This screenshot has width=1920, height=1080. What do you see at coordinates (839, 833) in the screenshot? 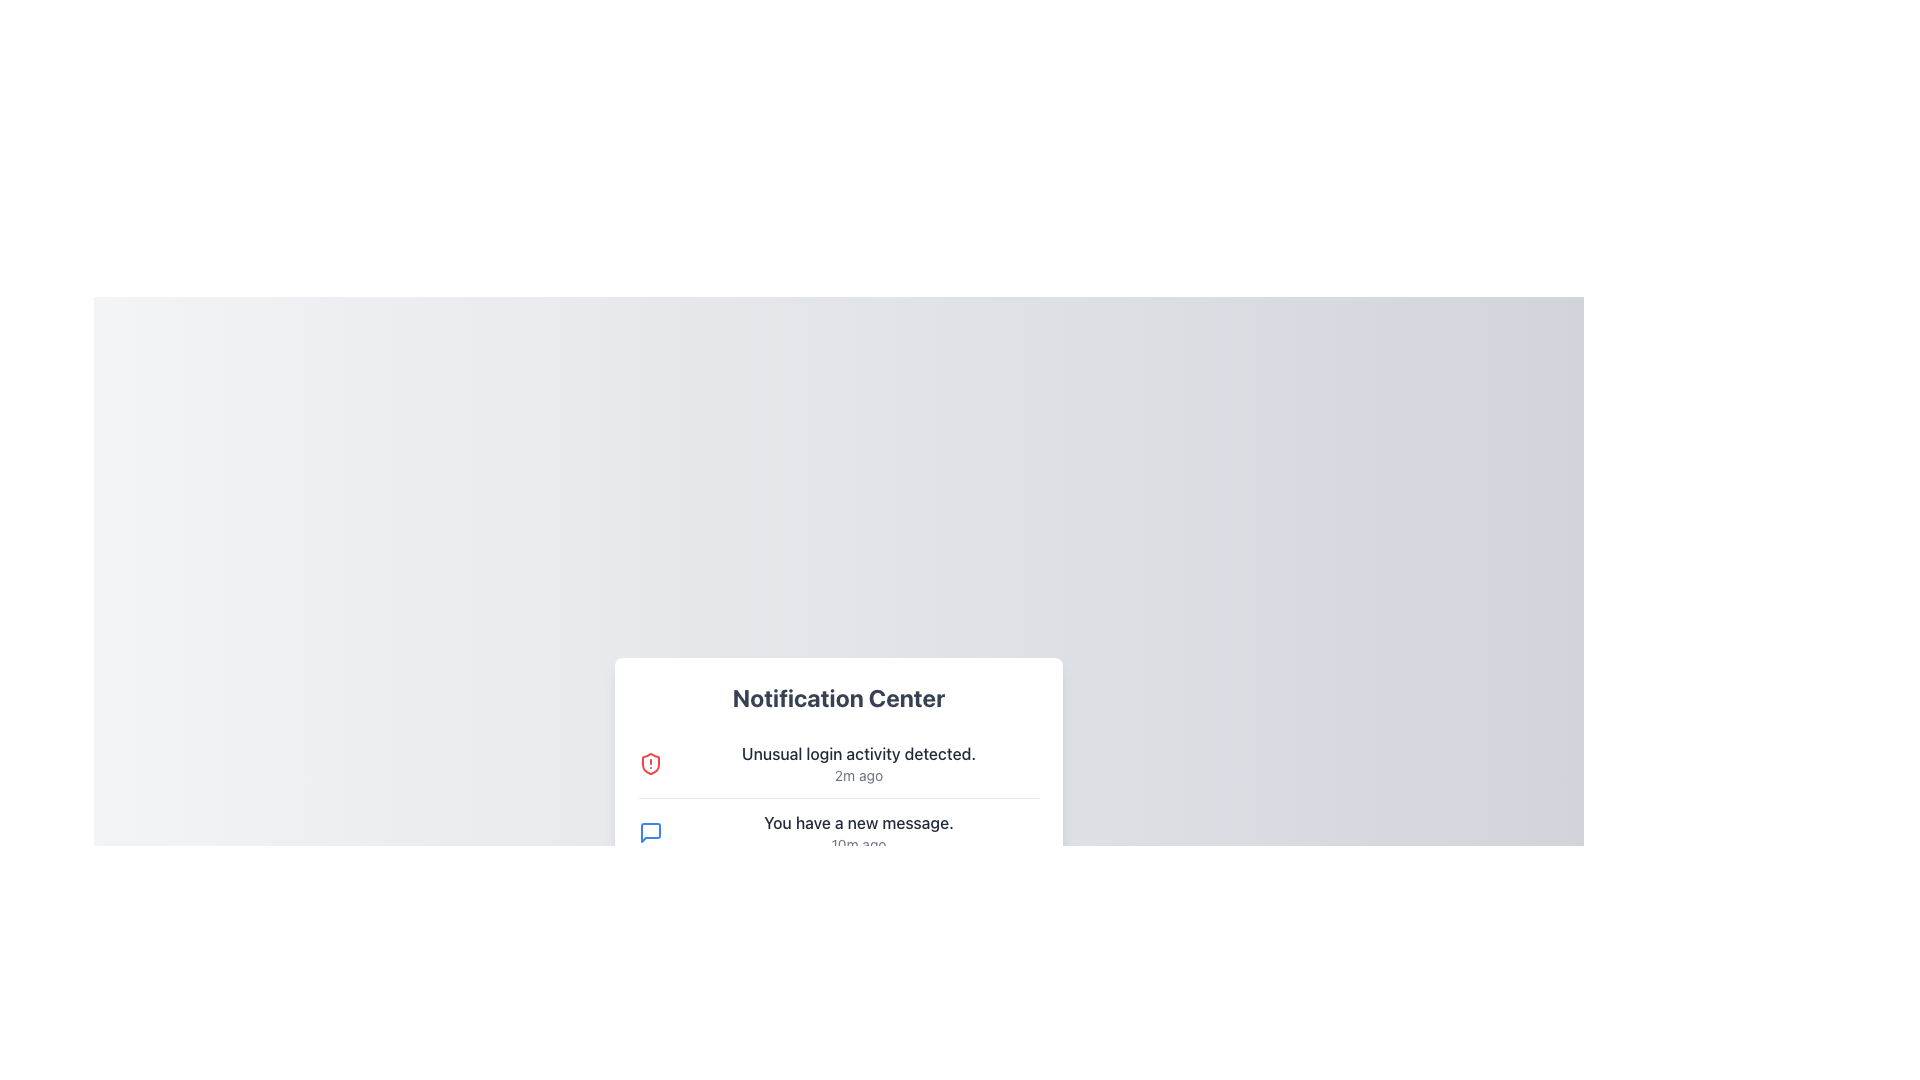
I see `the list of recent notifications displayed in the 'Notification Center', which is located below the title and above the 'Clear All Notifications' button` at bounding box center [839, 833].